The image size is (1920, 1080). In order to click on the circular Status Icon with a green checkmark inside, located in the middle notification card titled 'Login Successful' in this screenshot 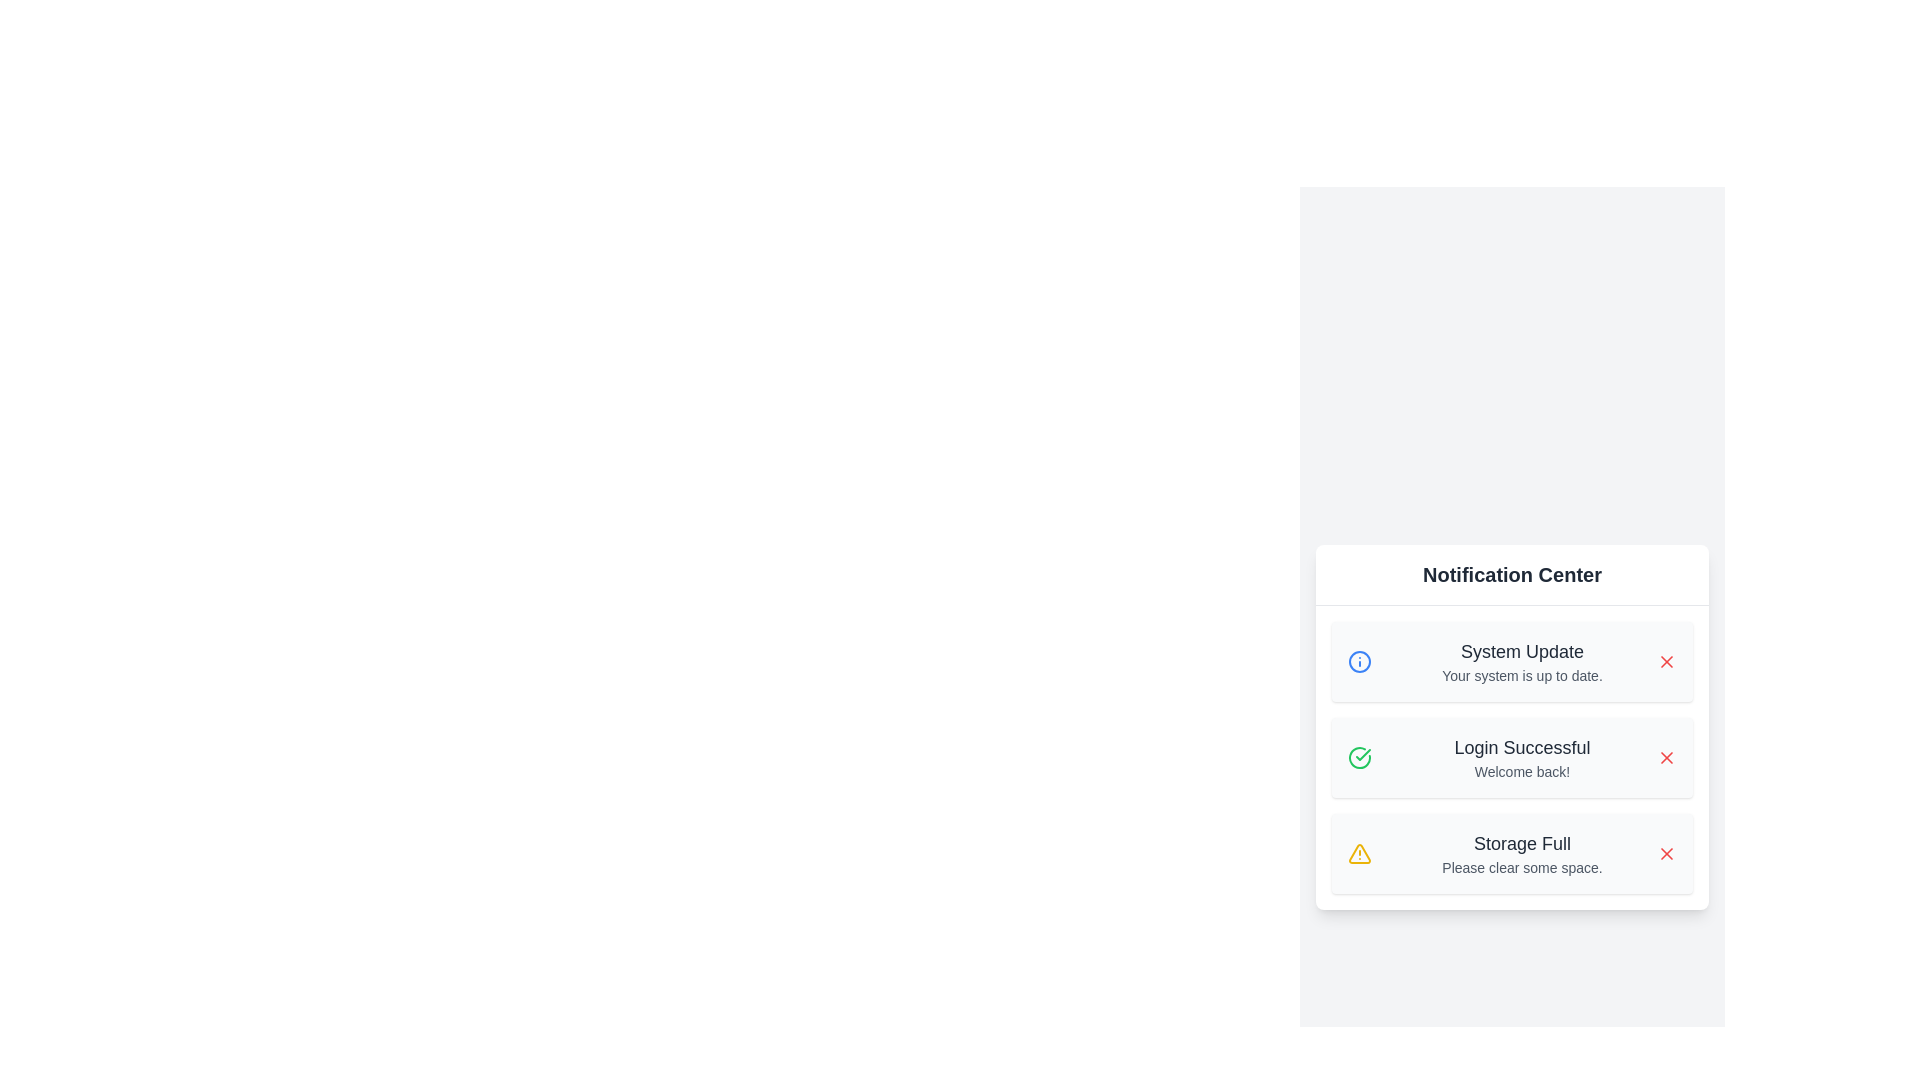, I will do `click(1359, 757)`.